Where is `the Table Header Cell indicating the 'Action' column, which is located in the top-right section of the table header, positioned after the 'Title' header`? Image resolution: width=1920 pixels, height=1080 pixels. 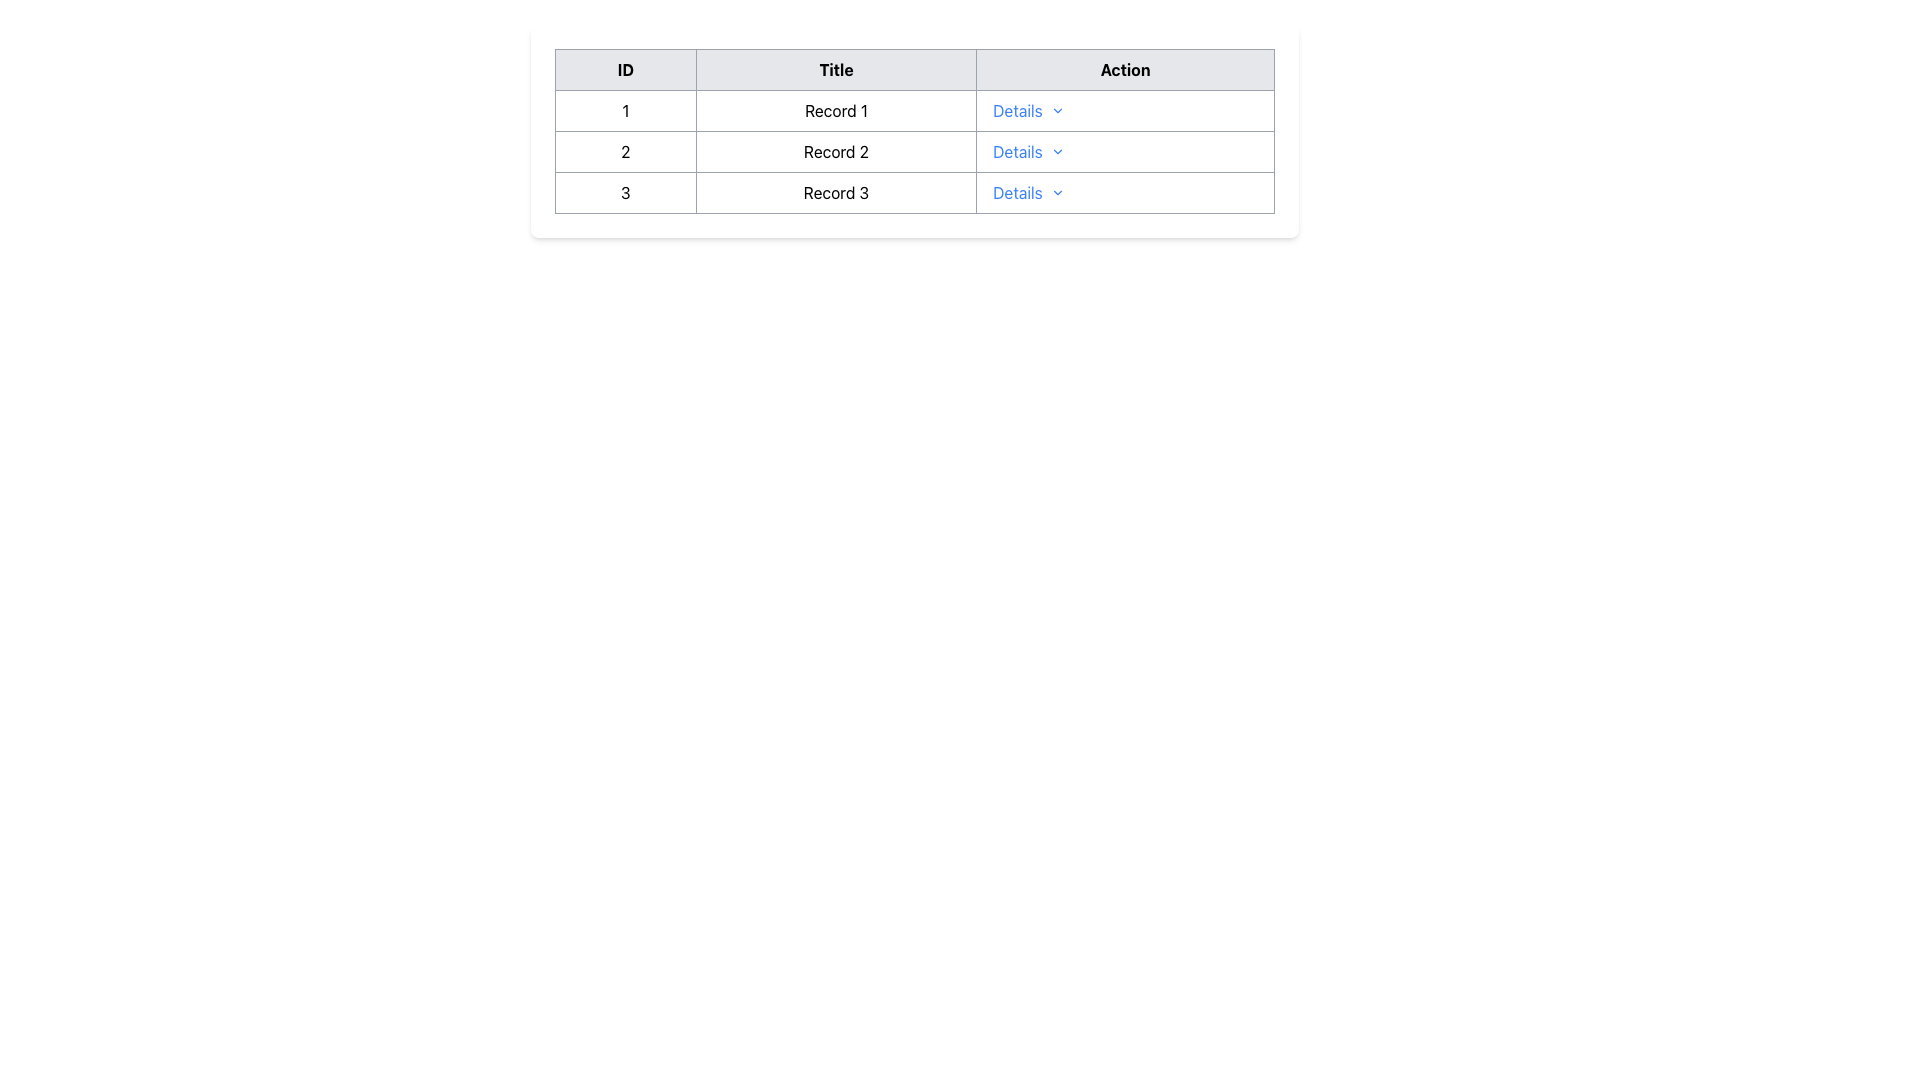 the Table Header Cell indicating the 'Action' column, which is located in the top-right section of the table header, positioned after the 'Title' header is located at coordinates (1125, 68).